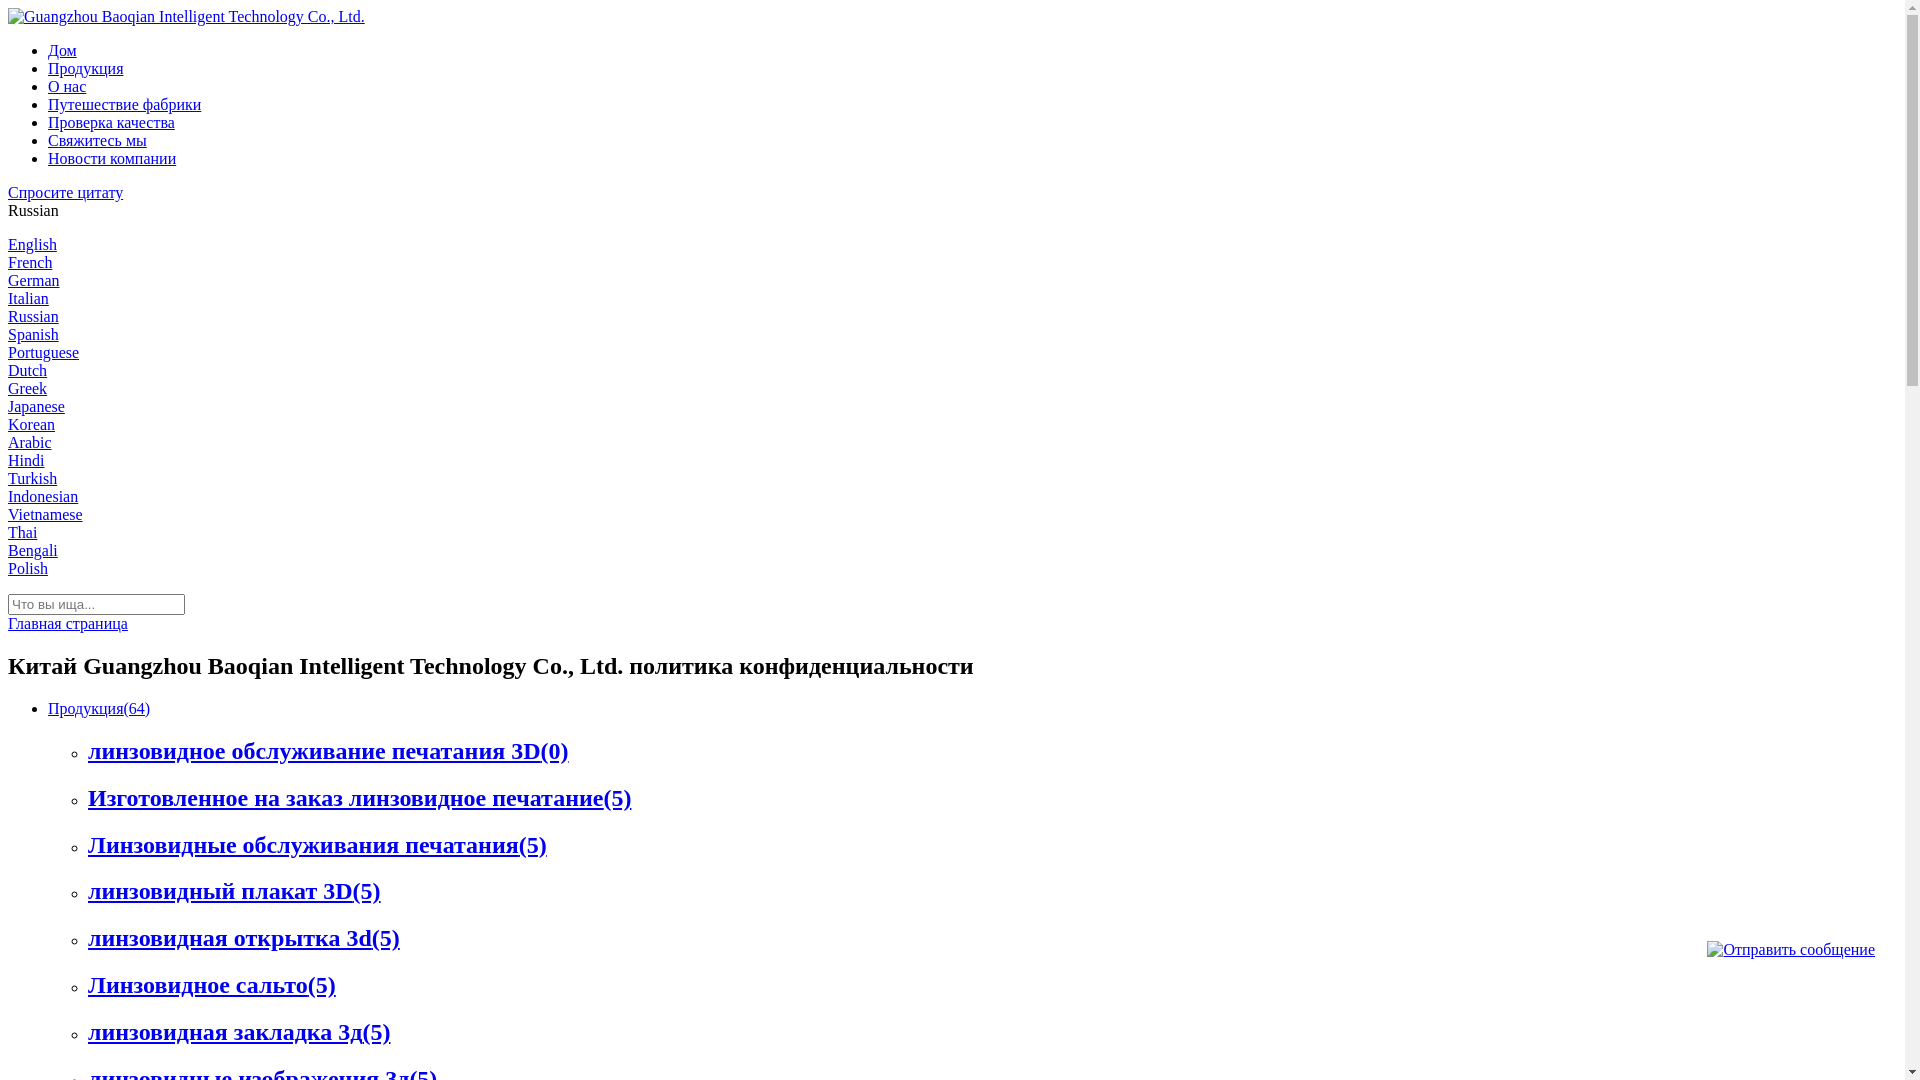 This screenshot has height=1080, width=1920. Describe the element at coordinates (31, 423) in the screenshot. I see `'Korean'` at that location.